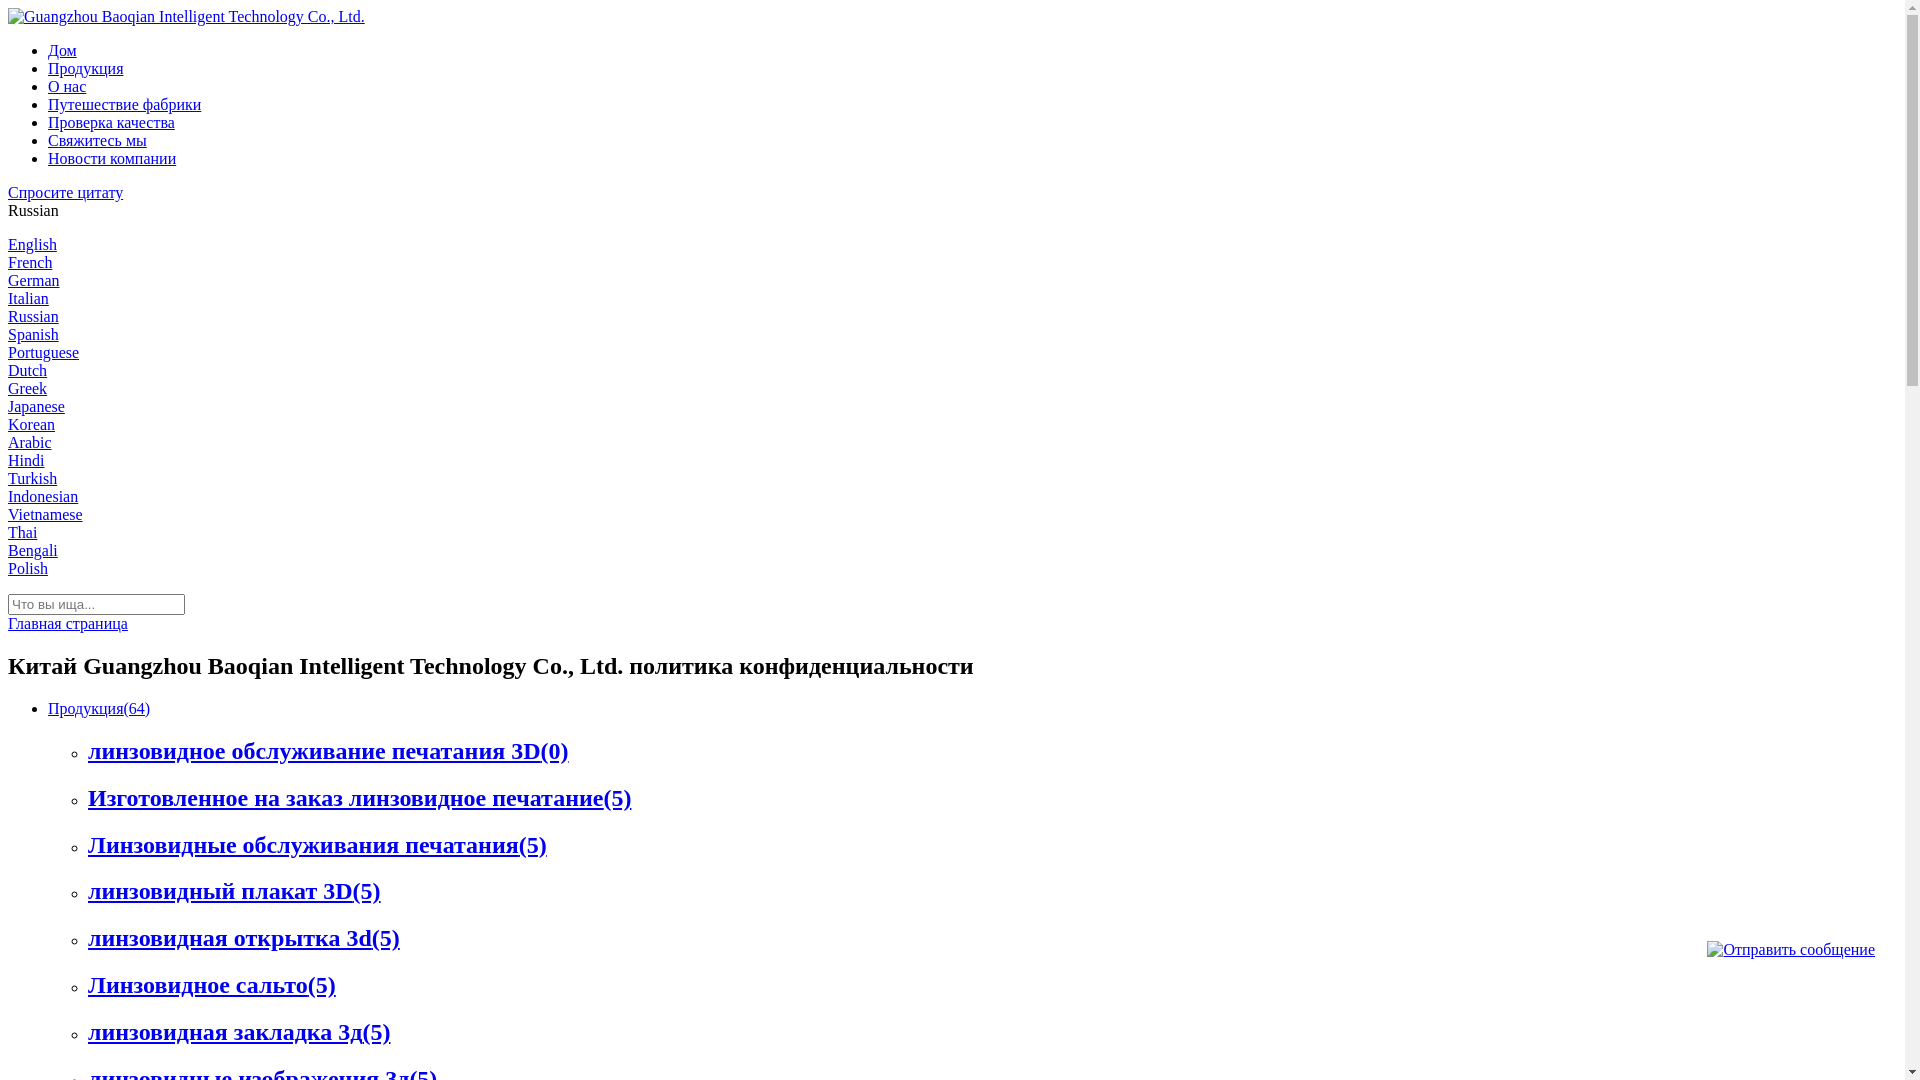 This screenshot has height=1080, width=1920. Describe the element at coordinates (31, 423) in the screenshot. I see `'Korean'` at that location.